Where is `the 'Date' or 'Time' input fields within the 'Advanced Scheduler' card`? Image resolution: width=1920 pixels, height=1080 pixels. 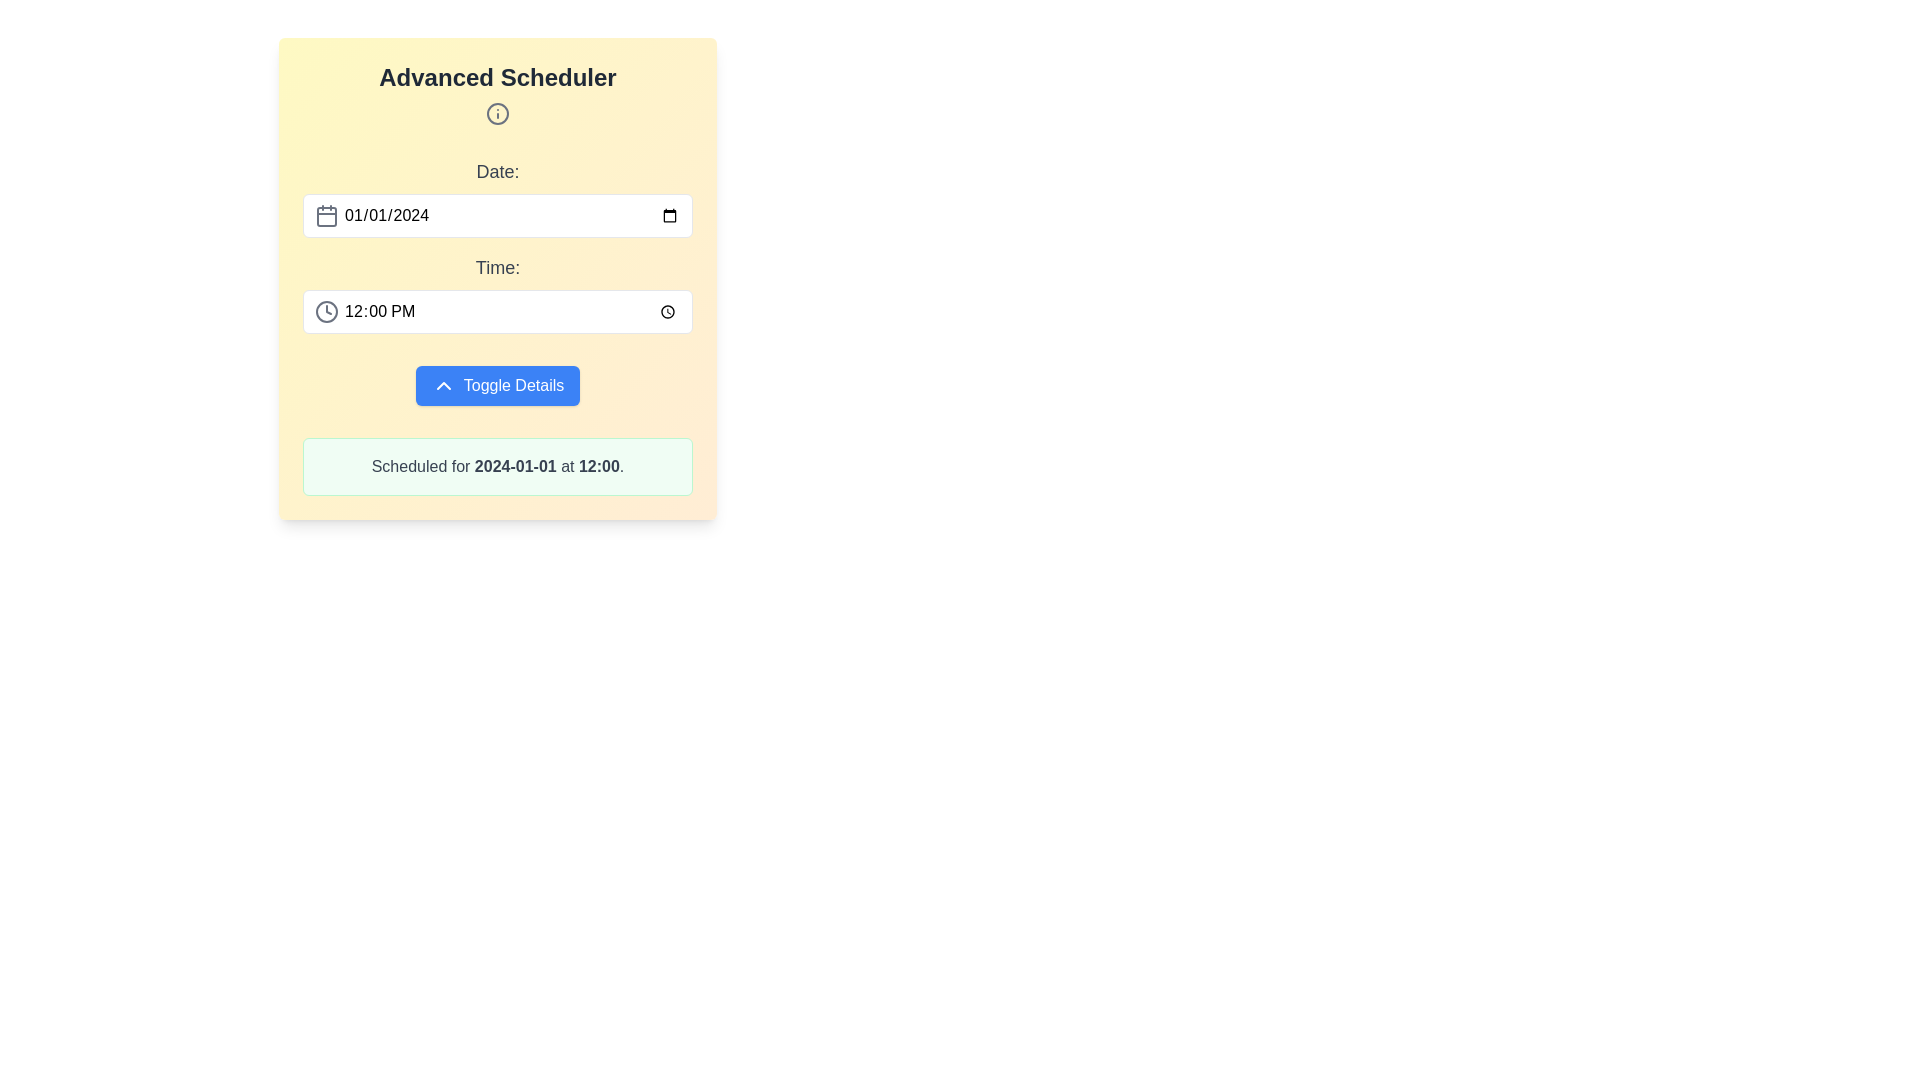
the 'Date' or 'Time' input fields within the 'Advanced Scheduler' card is located at coordinates (498, 278).